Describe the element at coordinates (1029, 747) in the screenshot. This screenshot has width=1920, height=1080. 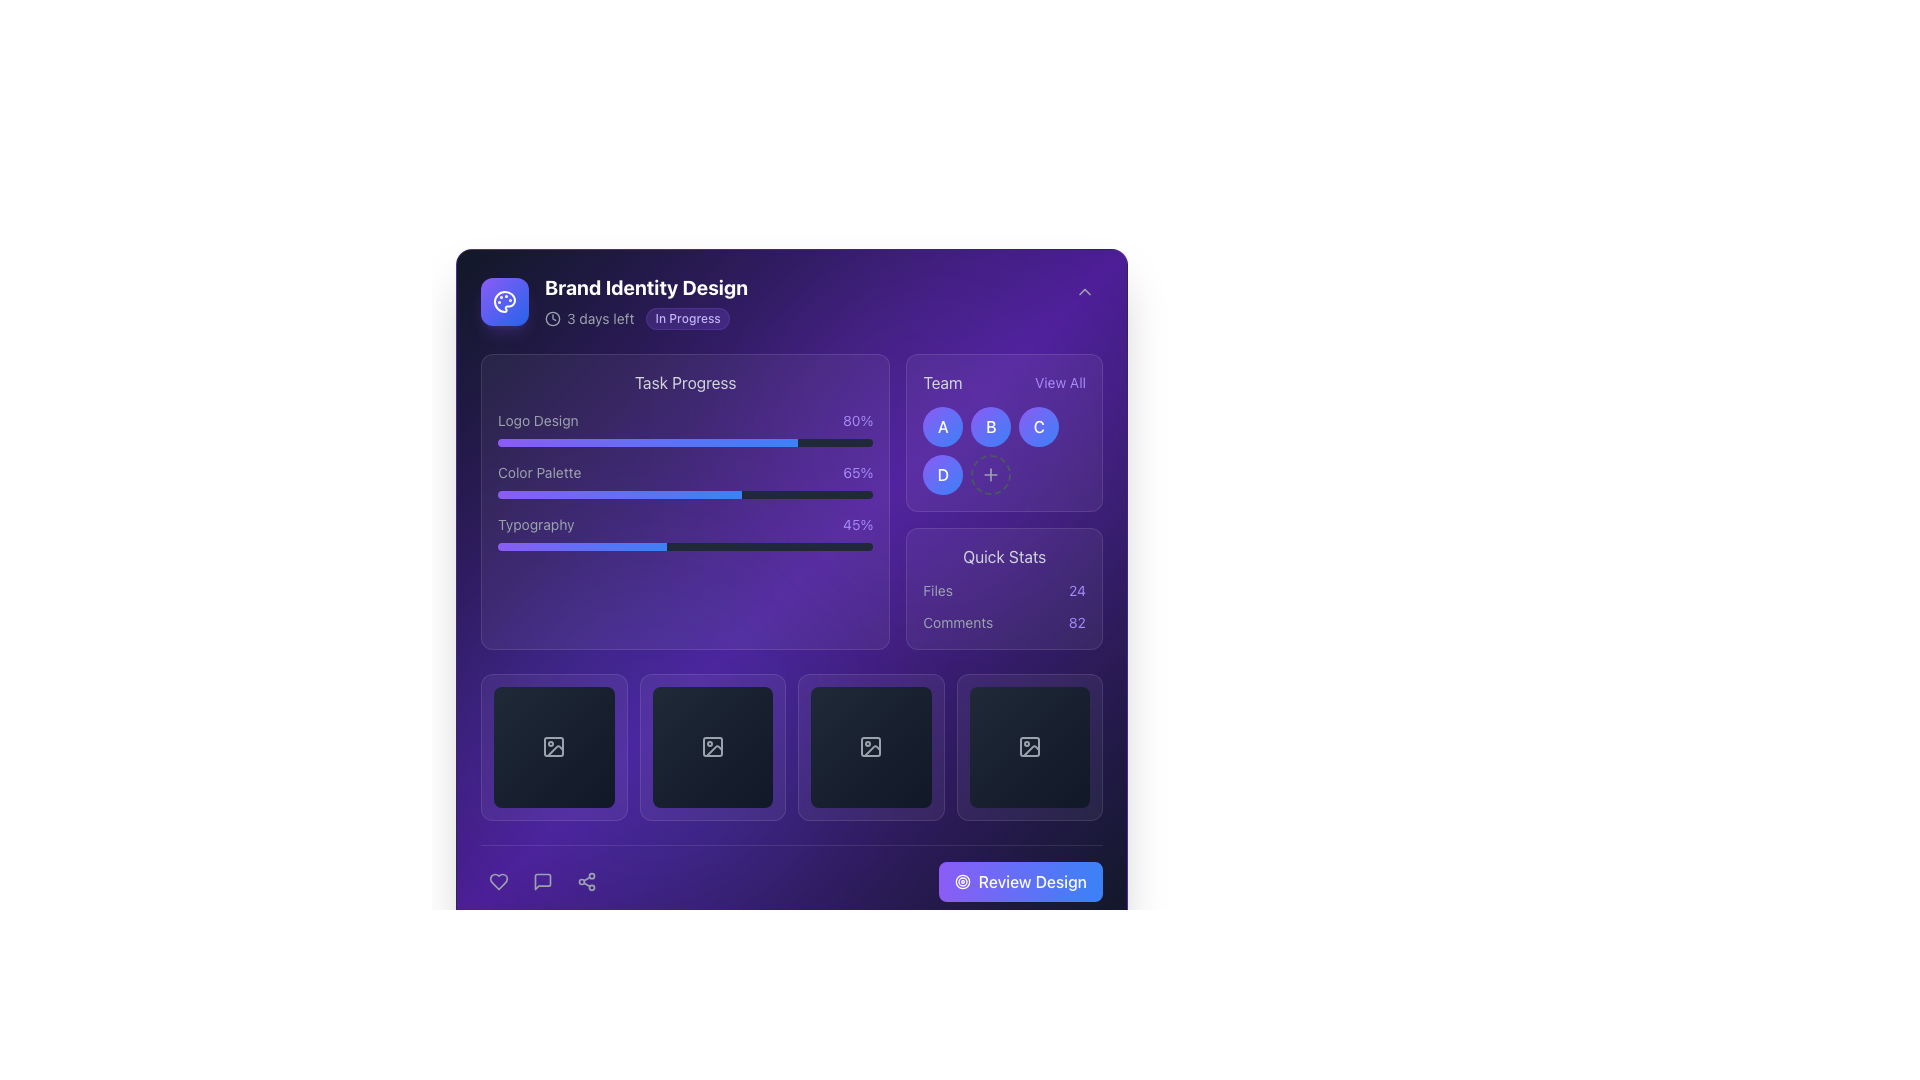
I see `the image placeholder icon located as the fourth item in a horizontal sequence above the 'Review Design' button` at that location.